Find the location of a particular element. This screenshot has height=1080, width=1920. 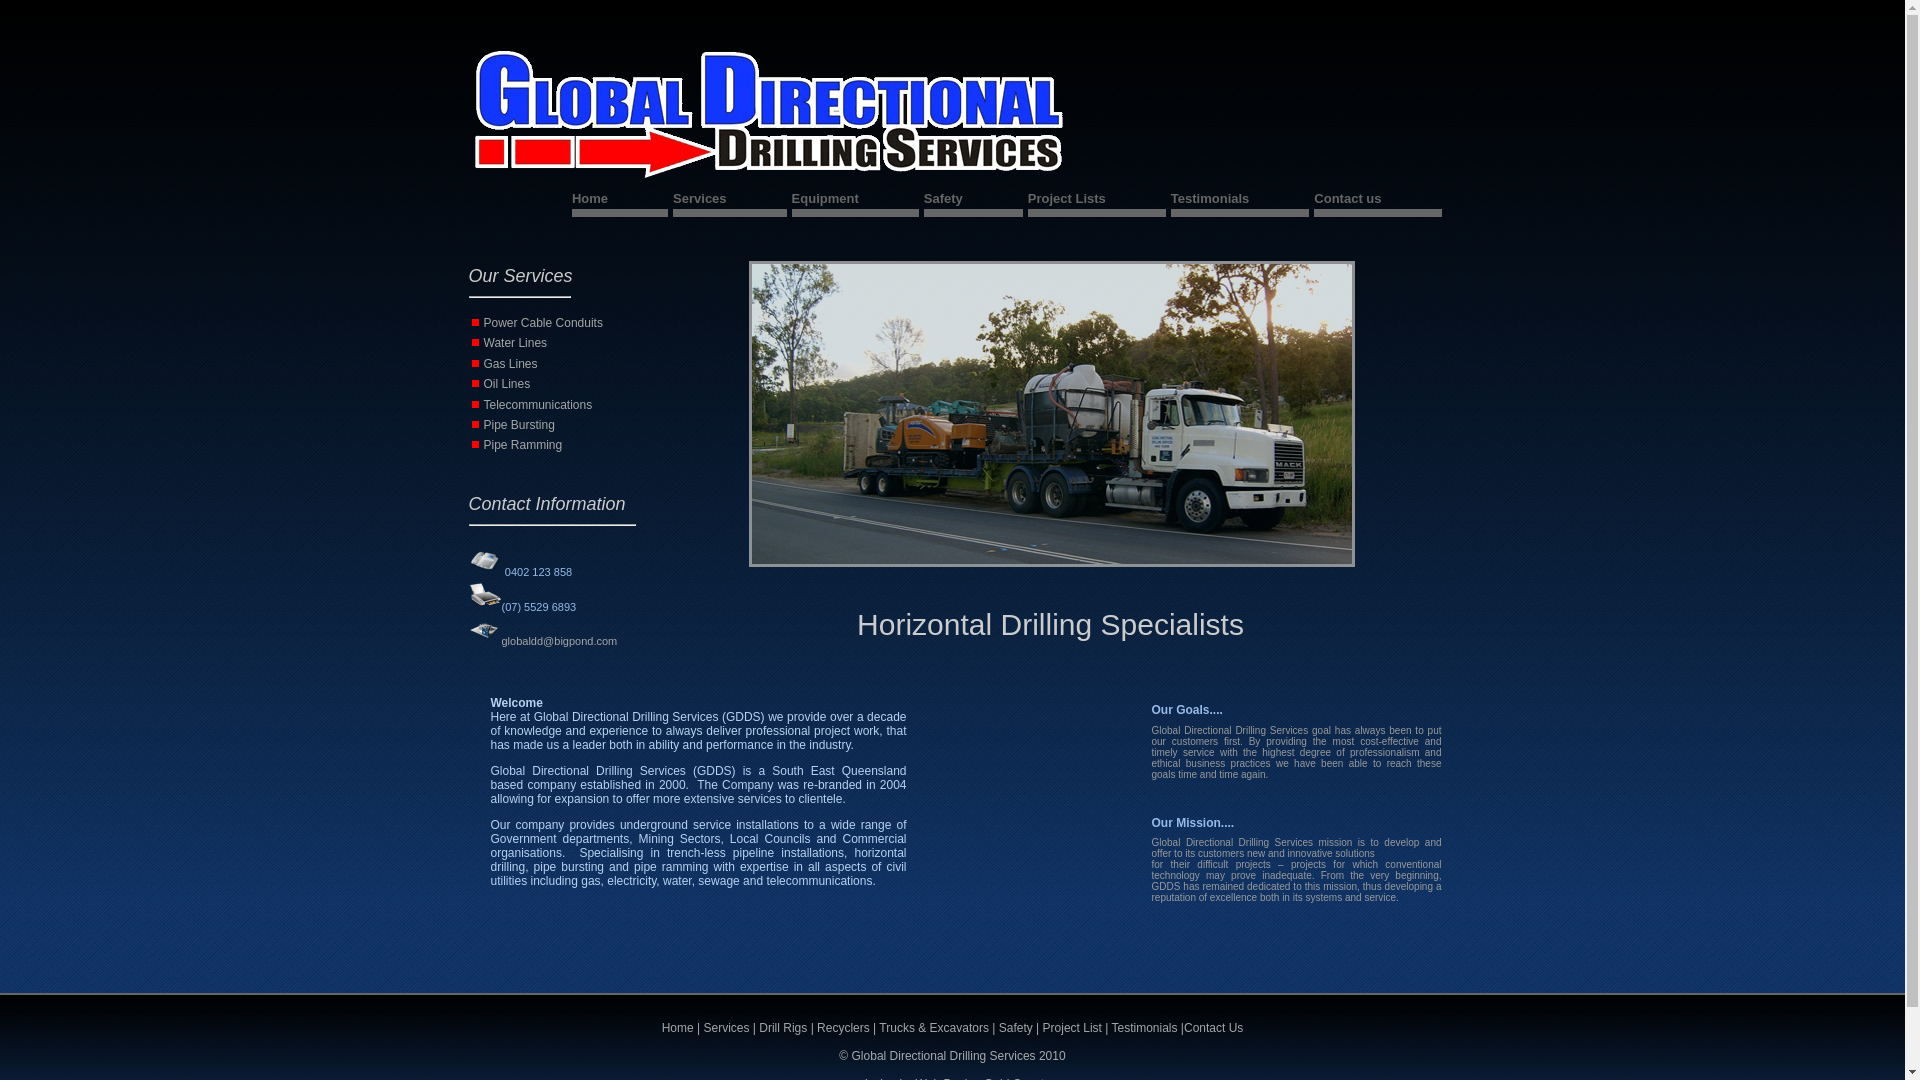

'Pipe Bursting' is located at coordinates (519, 423).